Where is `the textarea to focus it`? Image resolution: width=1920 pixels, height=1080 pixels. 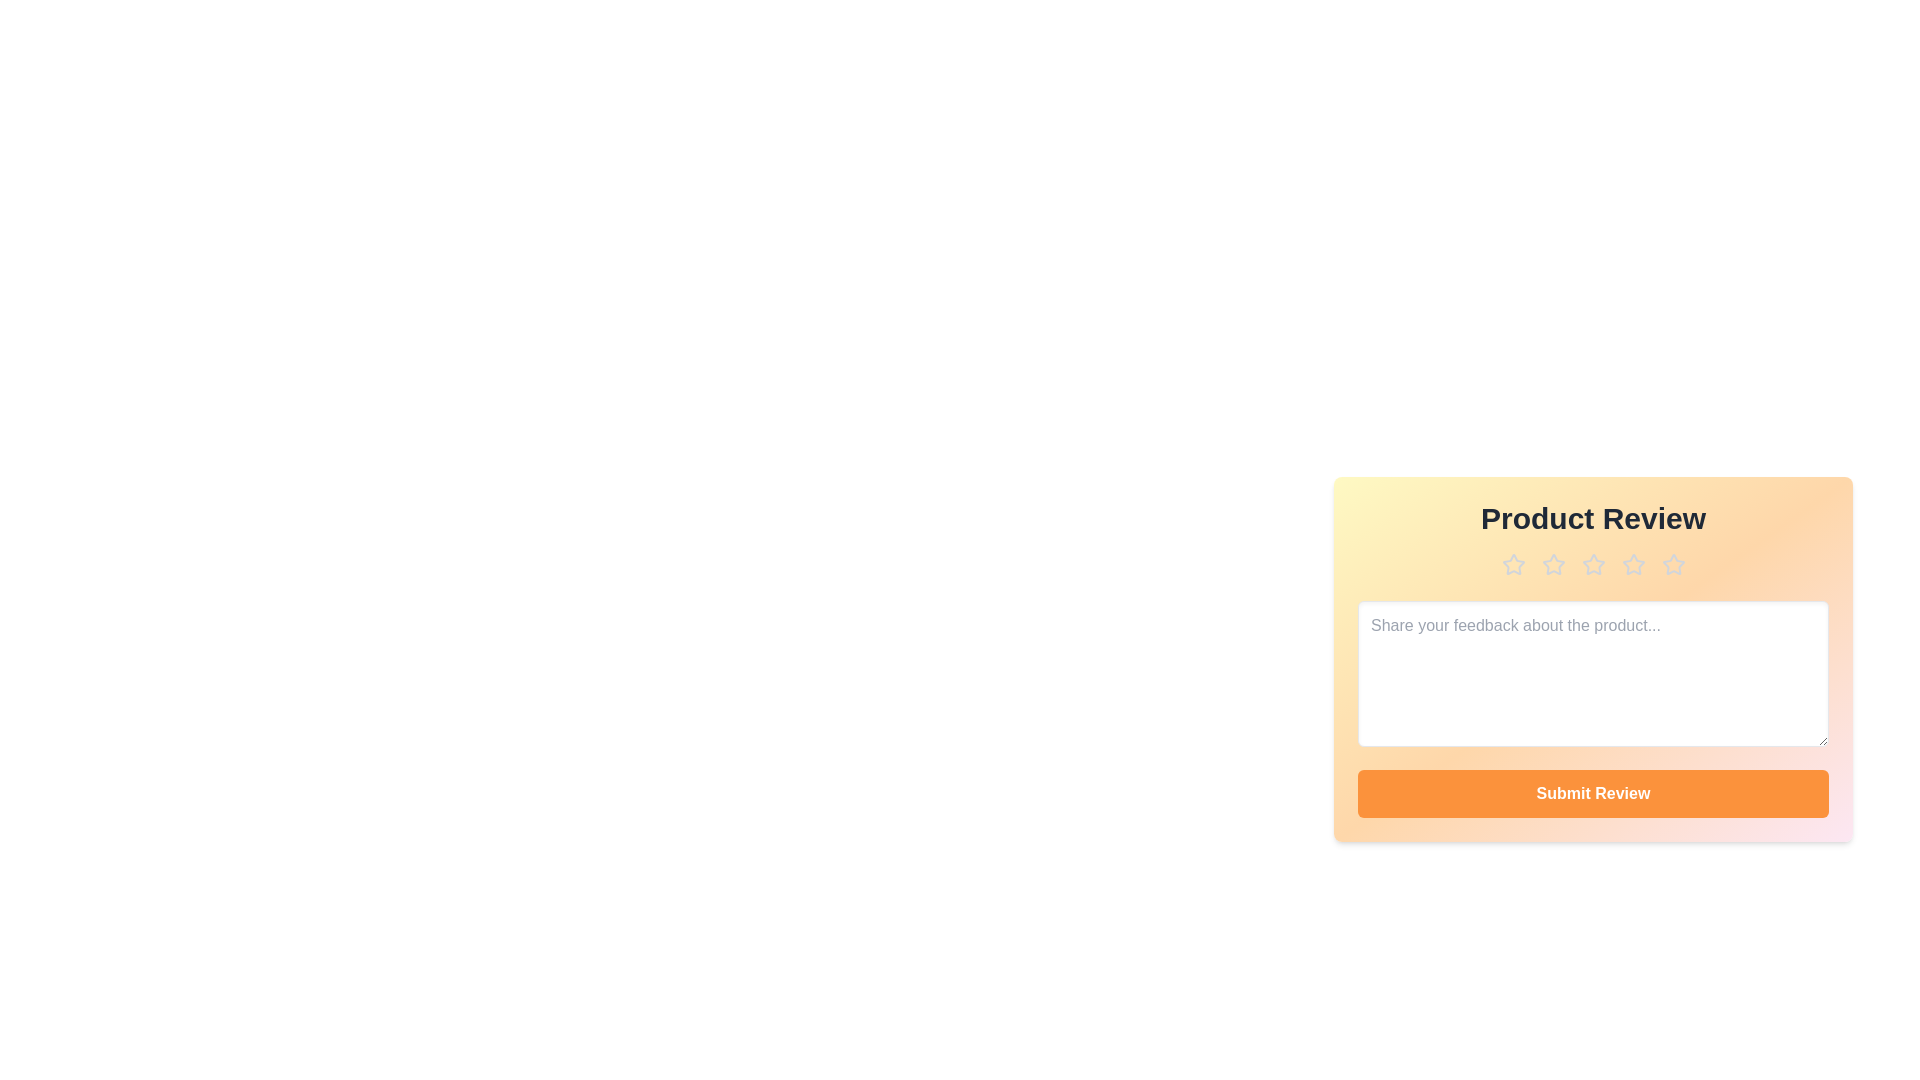 the textarea to focus it is located at coordinates (1592, 674).